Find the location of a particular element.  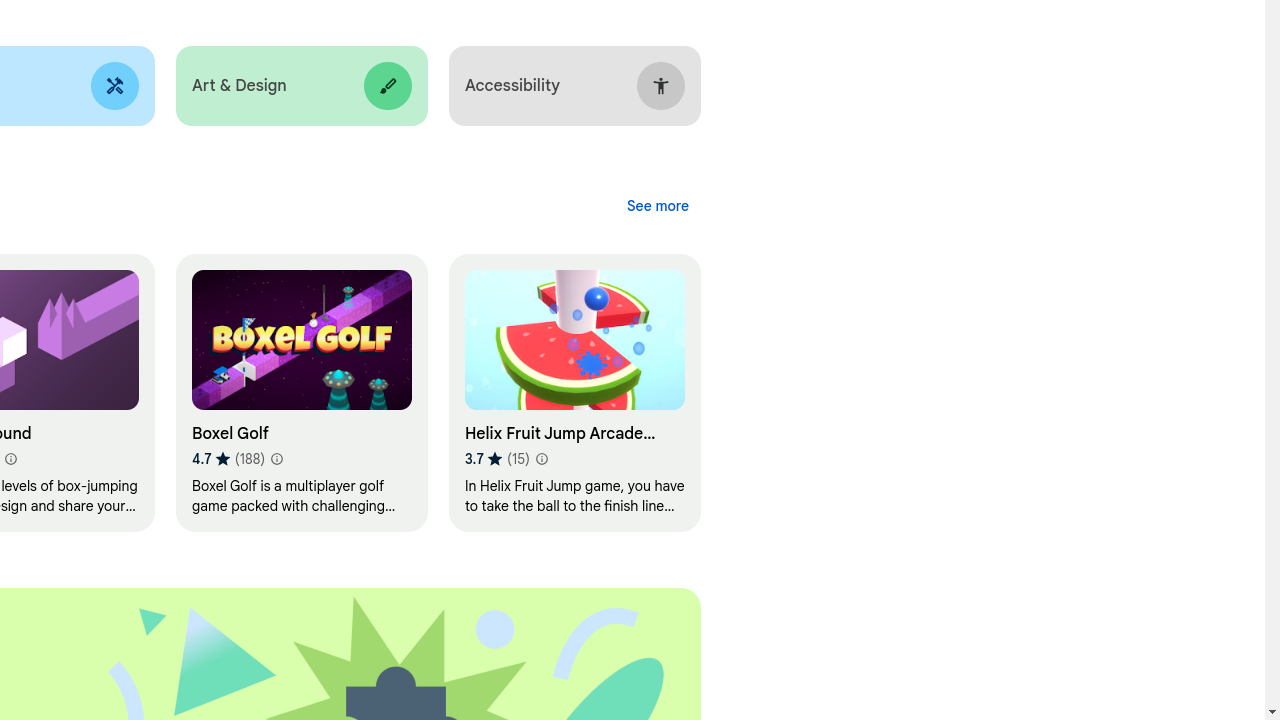

'Learn more about results and reviews "Boxel Golf"' is located at coordinates (274, 459).